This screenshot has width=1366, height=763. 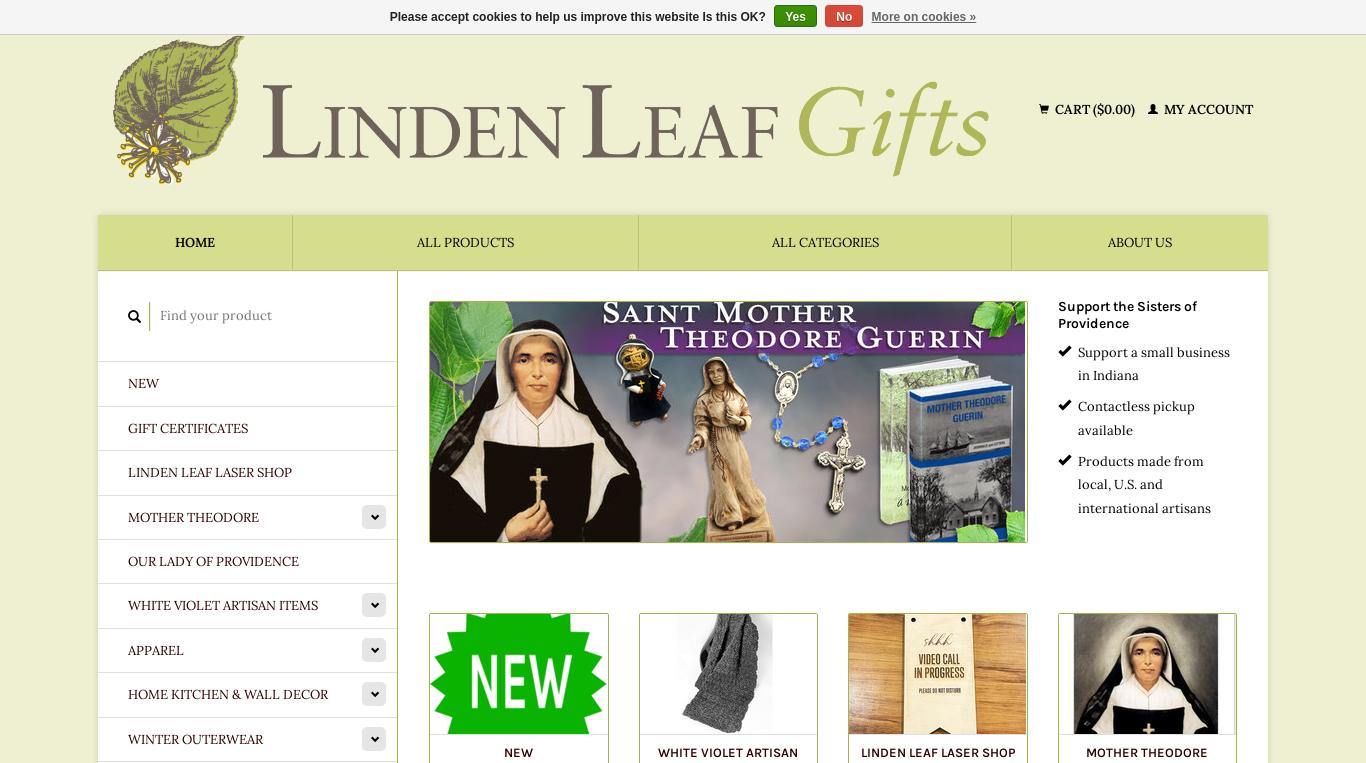 What do you see at coordinates (1075, 362) in the screenshot?
I see `'Support a small business in Indiana'` at bounding box center [1075, 362].